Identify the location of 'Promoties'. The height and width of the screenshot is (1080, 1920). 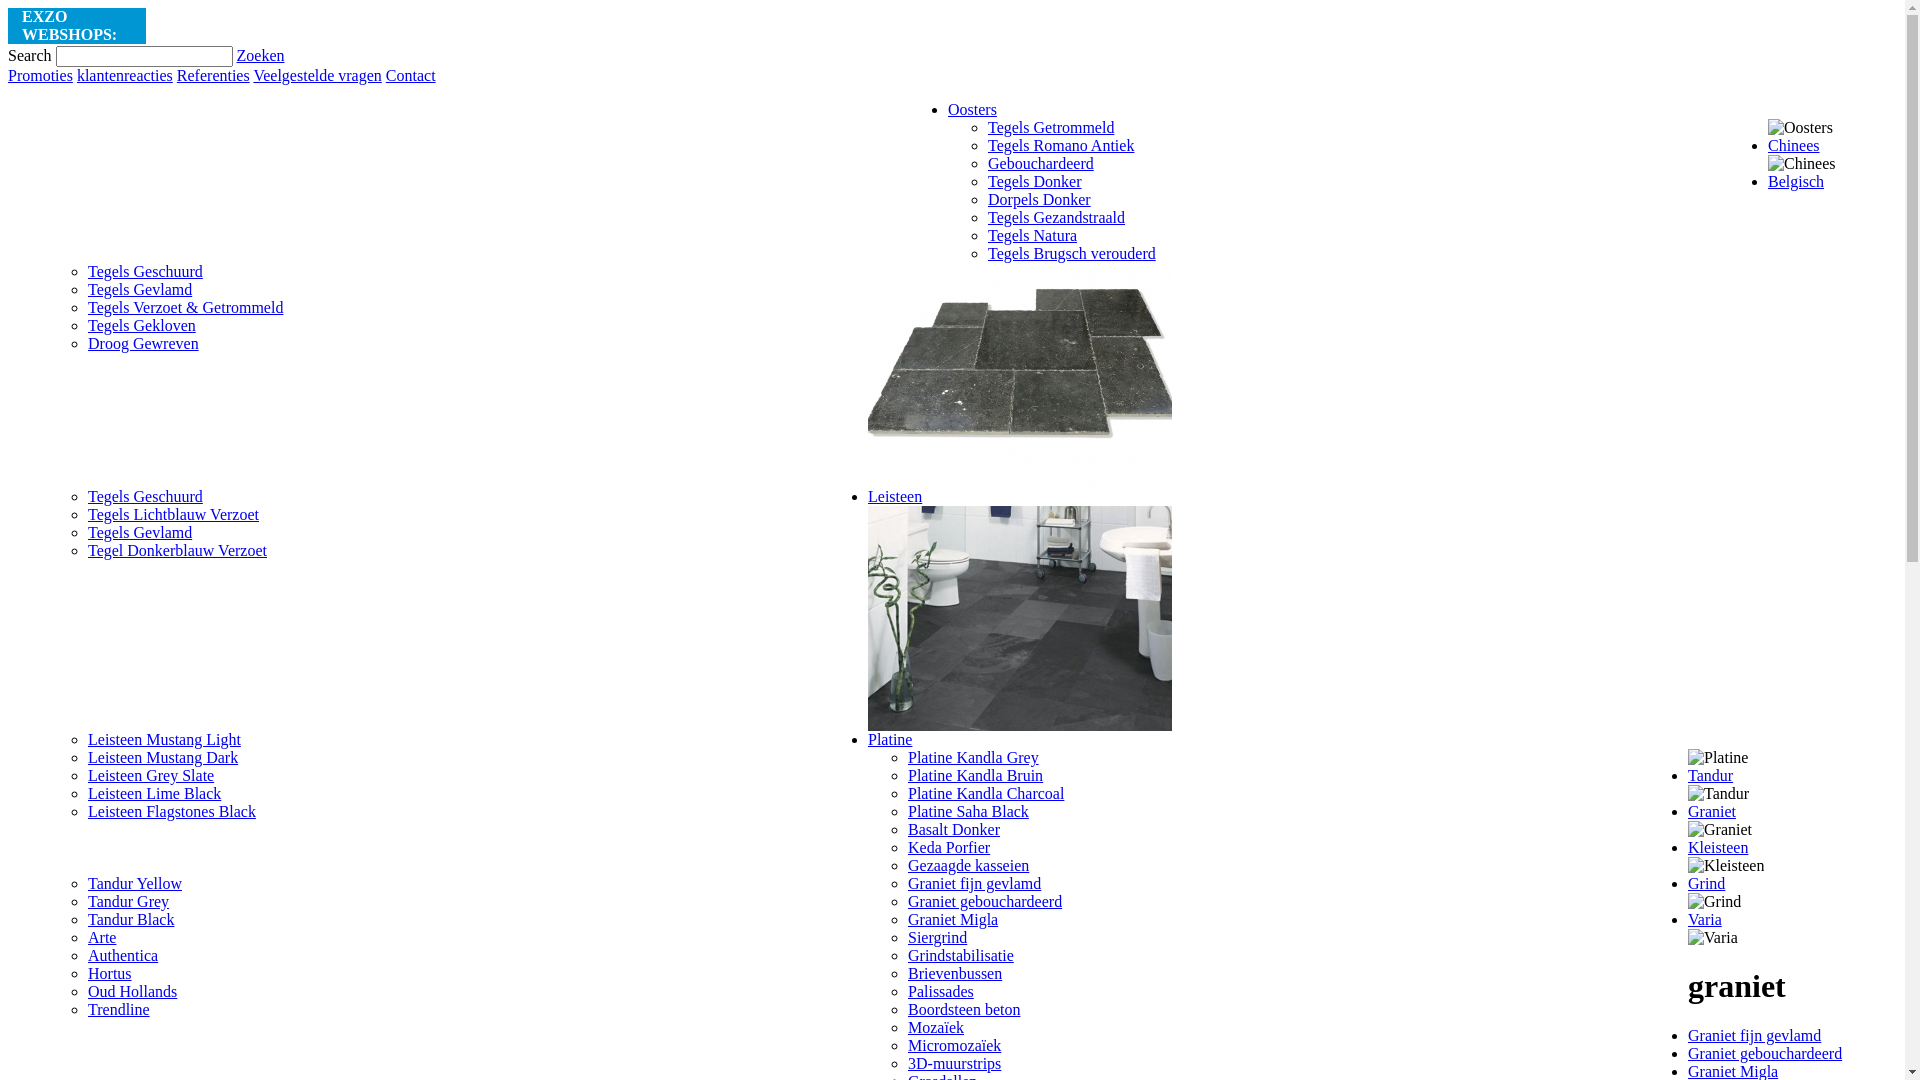
(40, 74).